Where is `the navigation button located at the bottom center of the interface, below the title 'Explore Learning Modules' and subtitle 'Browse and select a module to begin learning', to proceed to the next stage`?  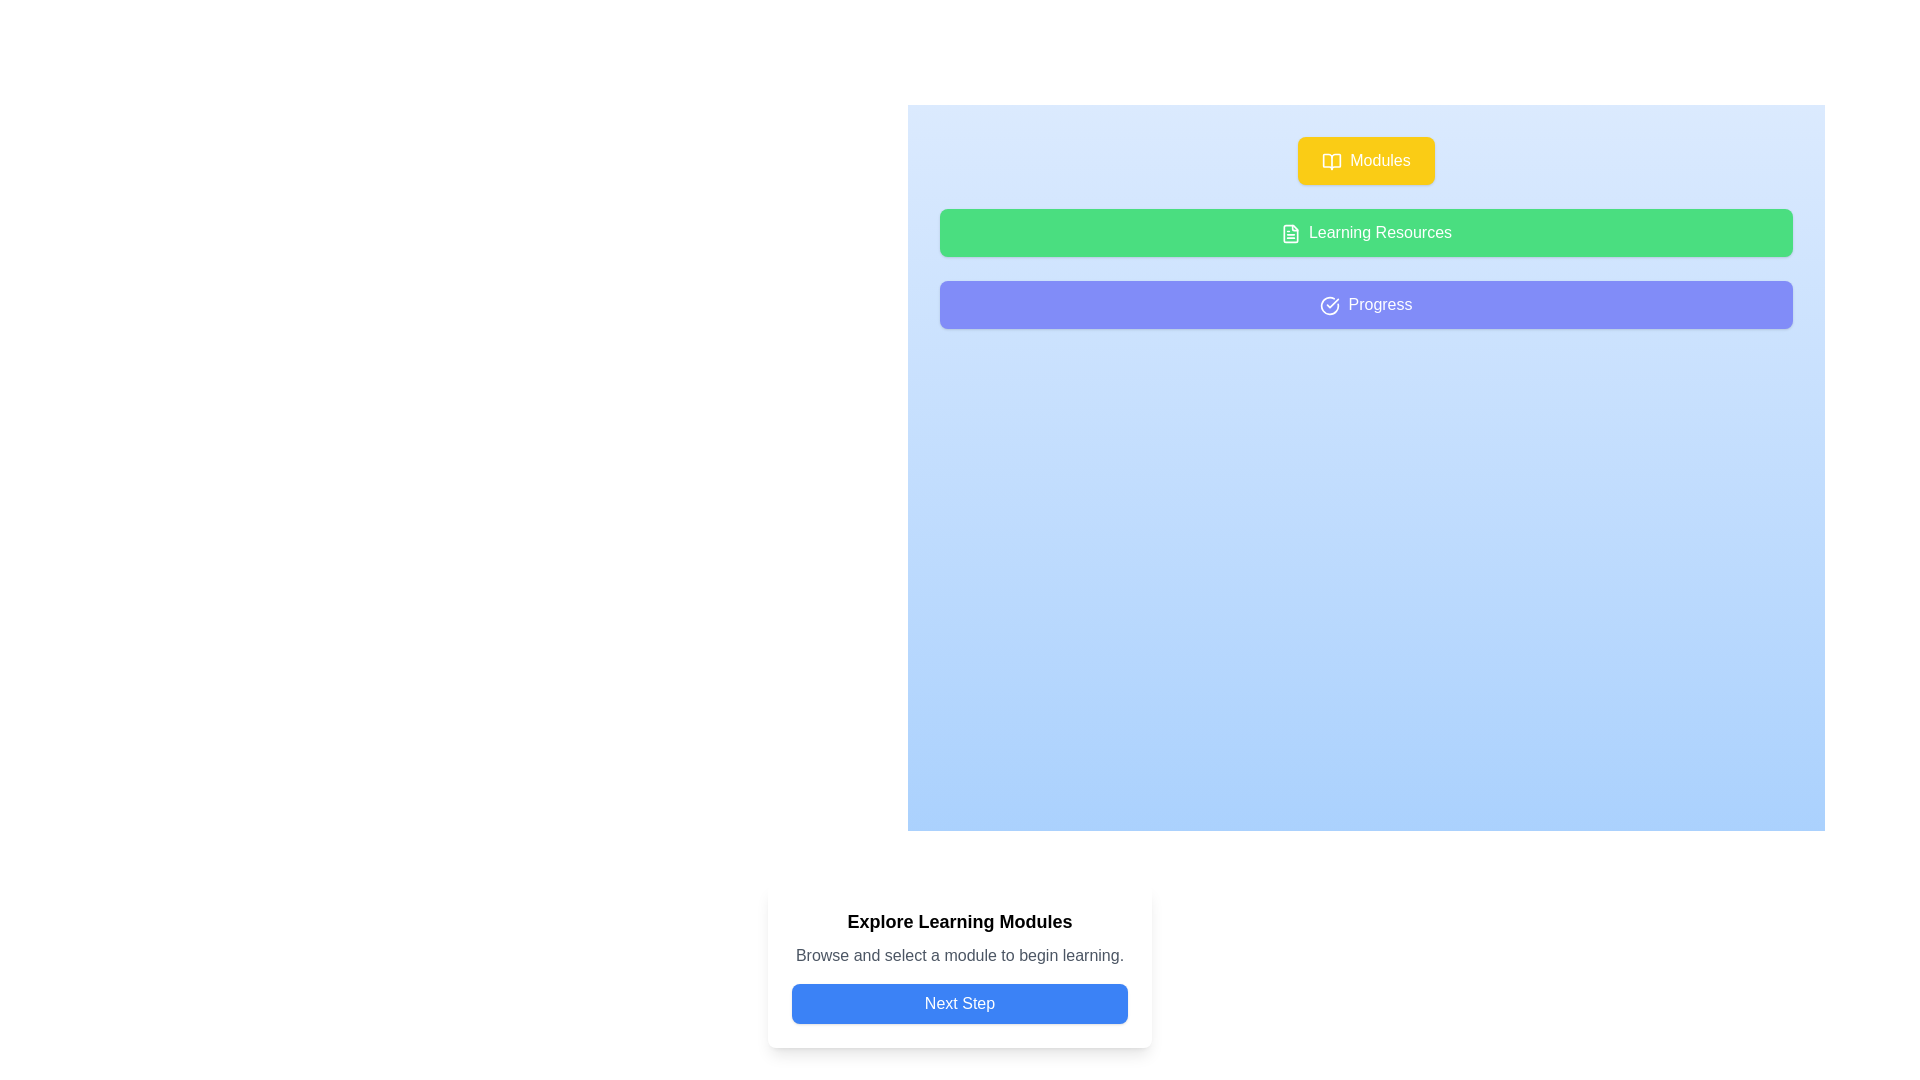 the navigation button located at the bottom center of the interface, below the title 'Explore Learning Modules' and subtitle 'Browse and select a module to begin learning', to proceed to the next stage is located at coordinates (960, 1003).